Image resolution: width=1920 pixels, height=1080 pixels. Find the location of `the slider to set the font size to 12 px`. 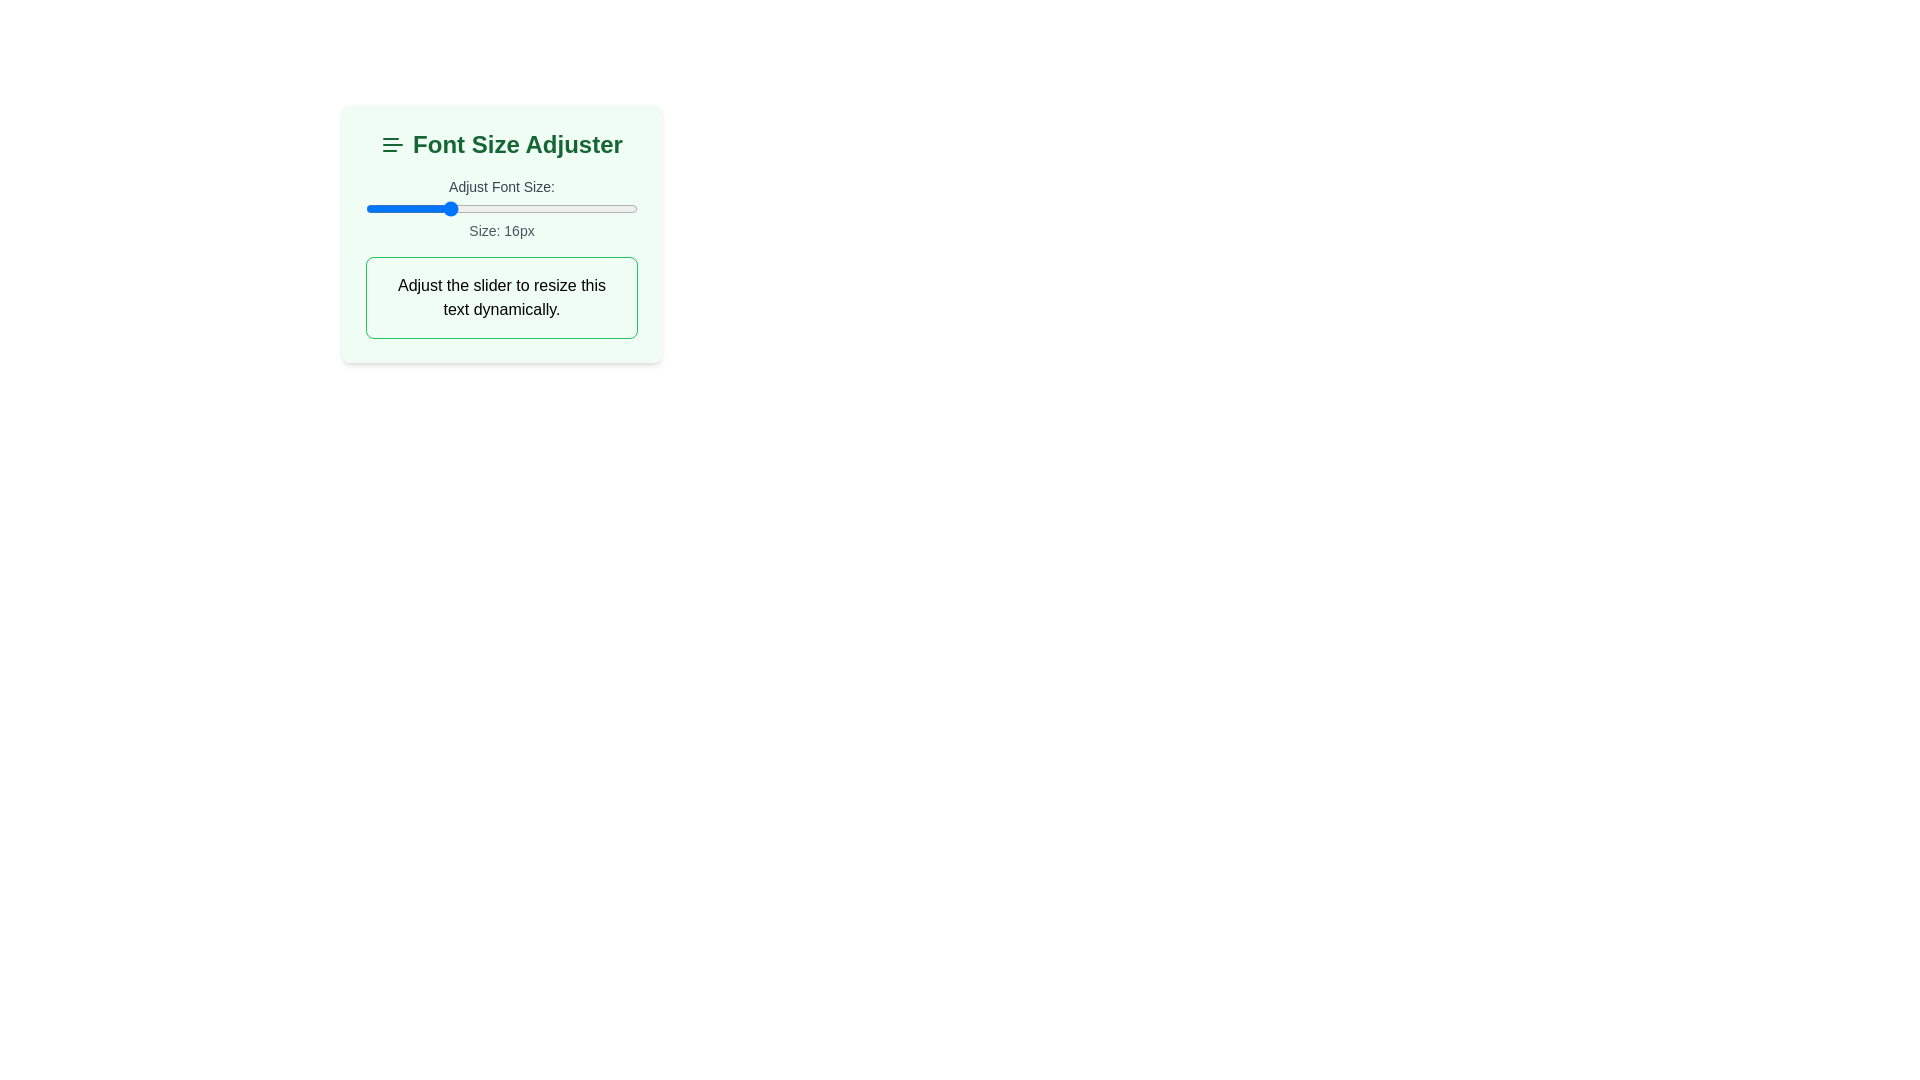

the slider to set the font size to 12 px is located at coordinates (393, 208).